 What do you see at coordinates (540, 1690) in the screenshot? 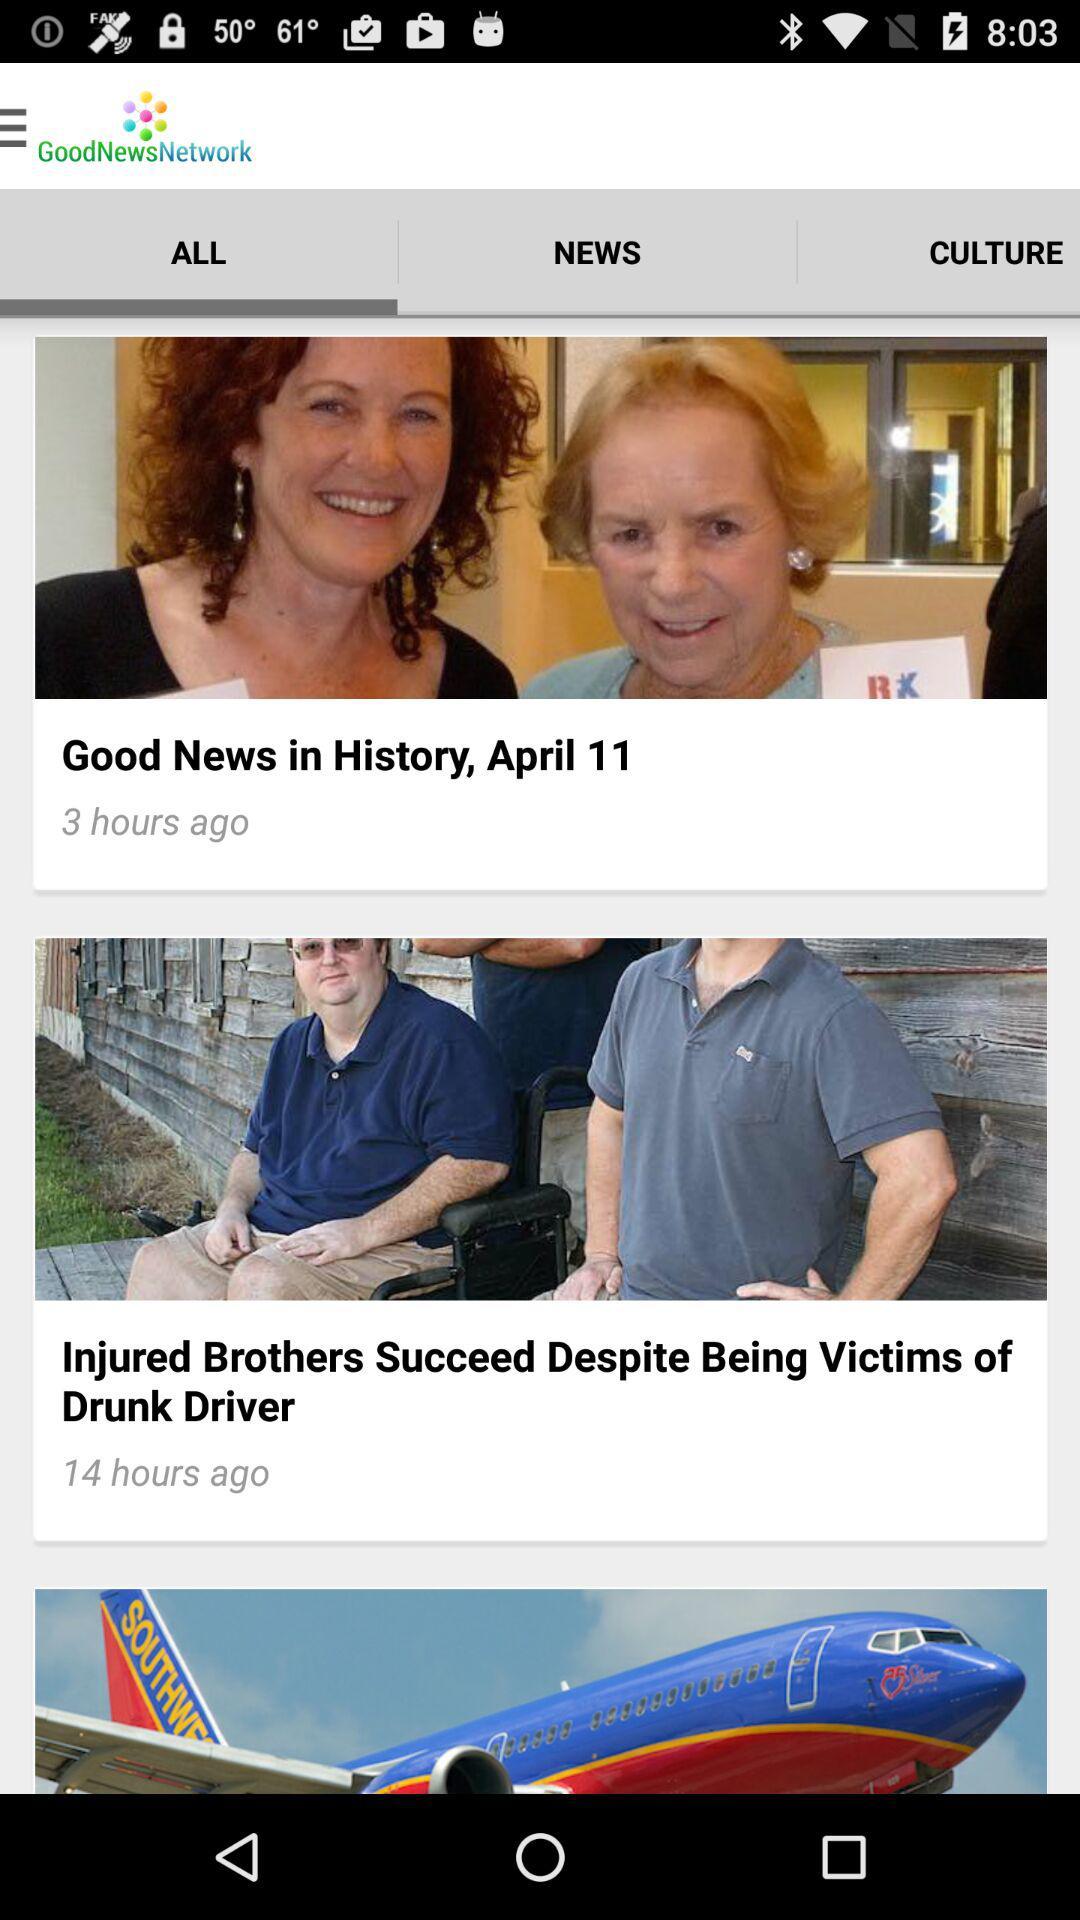
I see `third image` at bounding box center [540, 1690].